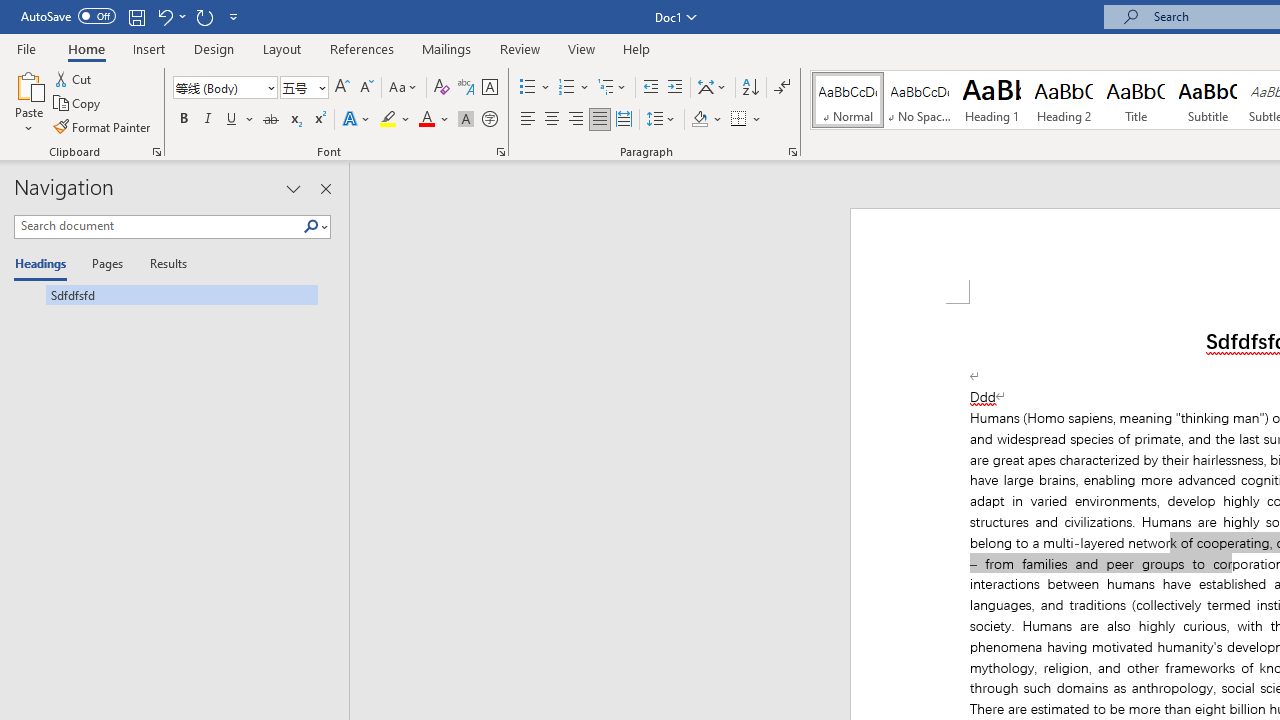 This screenshot has width=1280, height=720. Describe the element at coordinates (294, 119) in the screenshot. I see `'Subscript'` at that location.